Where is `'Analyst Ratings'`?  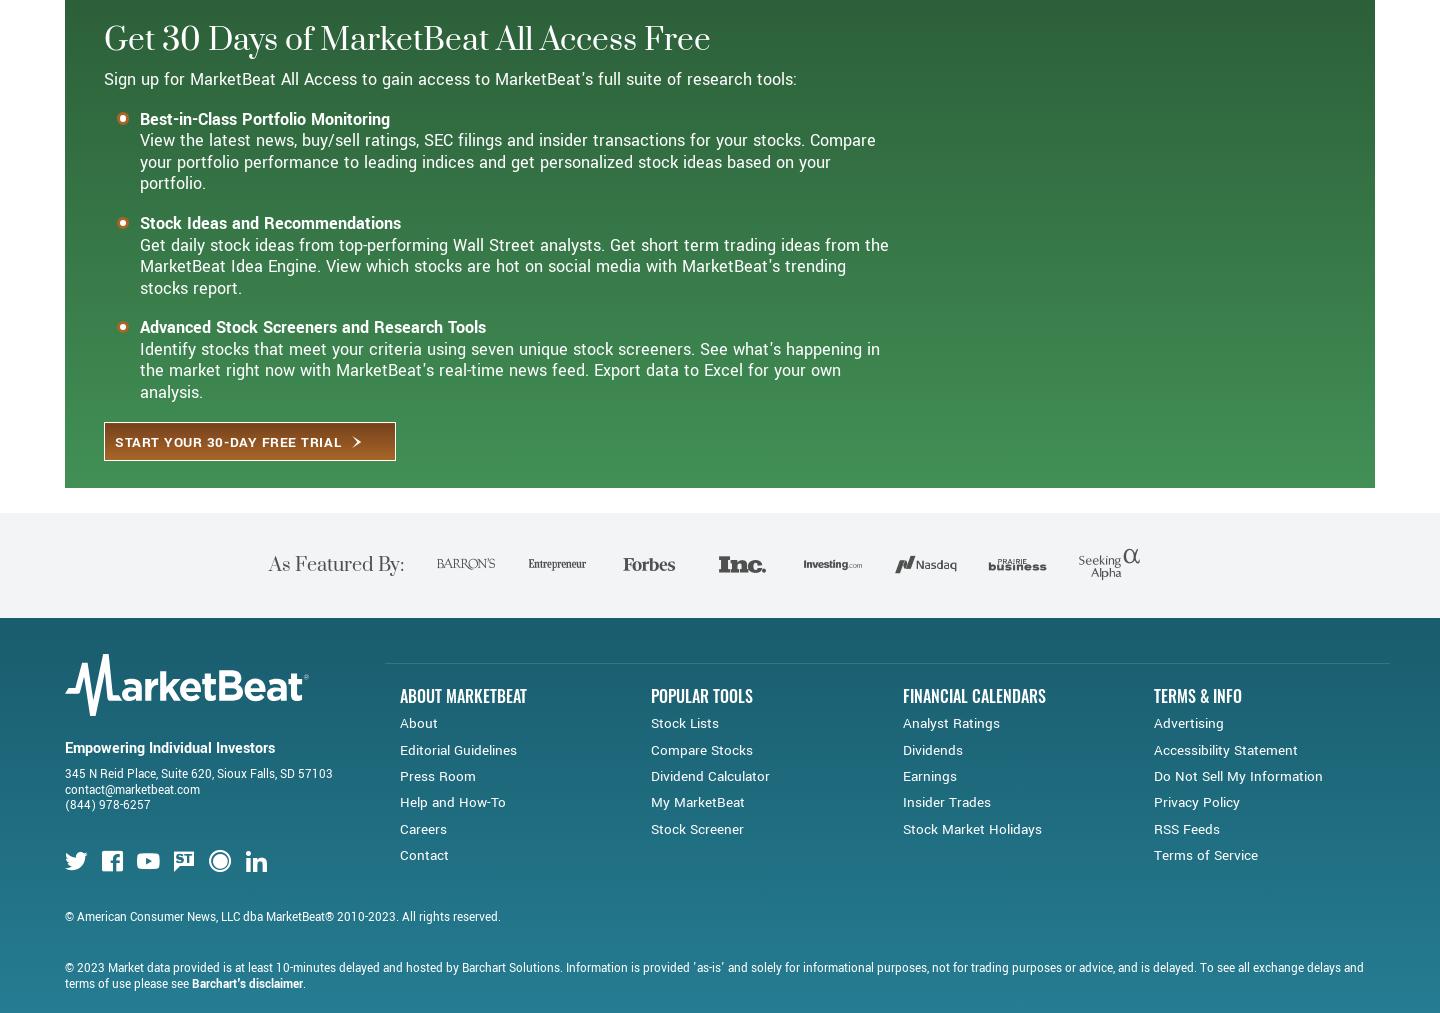
'Analyst Ratings' is located at coordinates (950, 794).